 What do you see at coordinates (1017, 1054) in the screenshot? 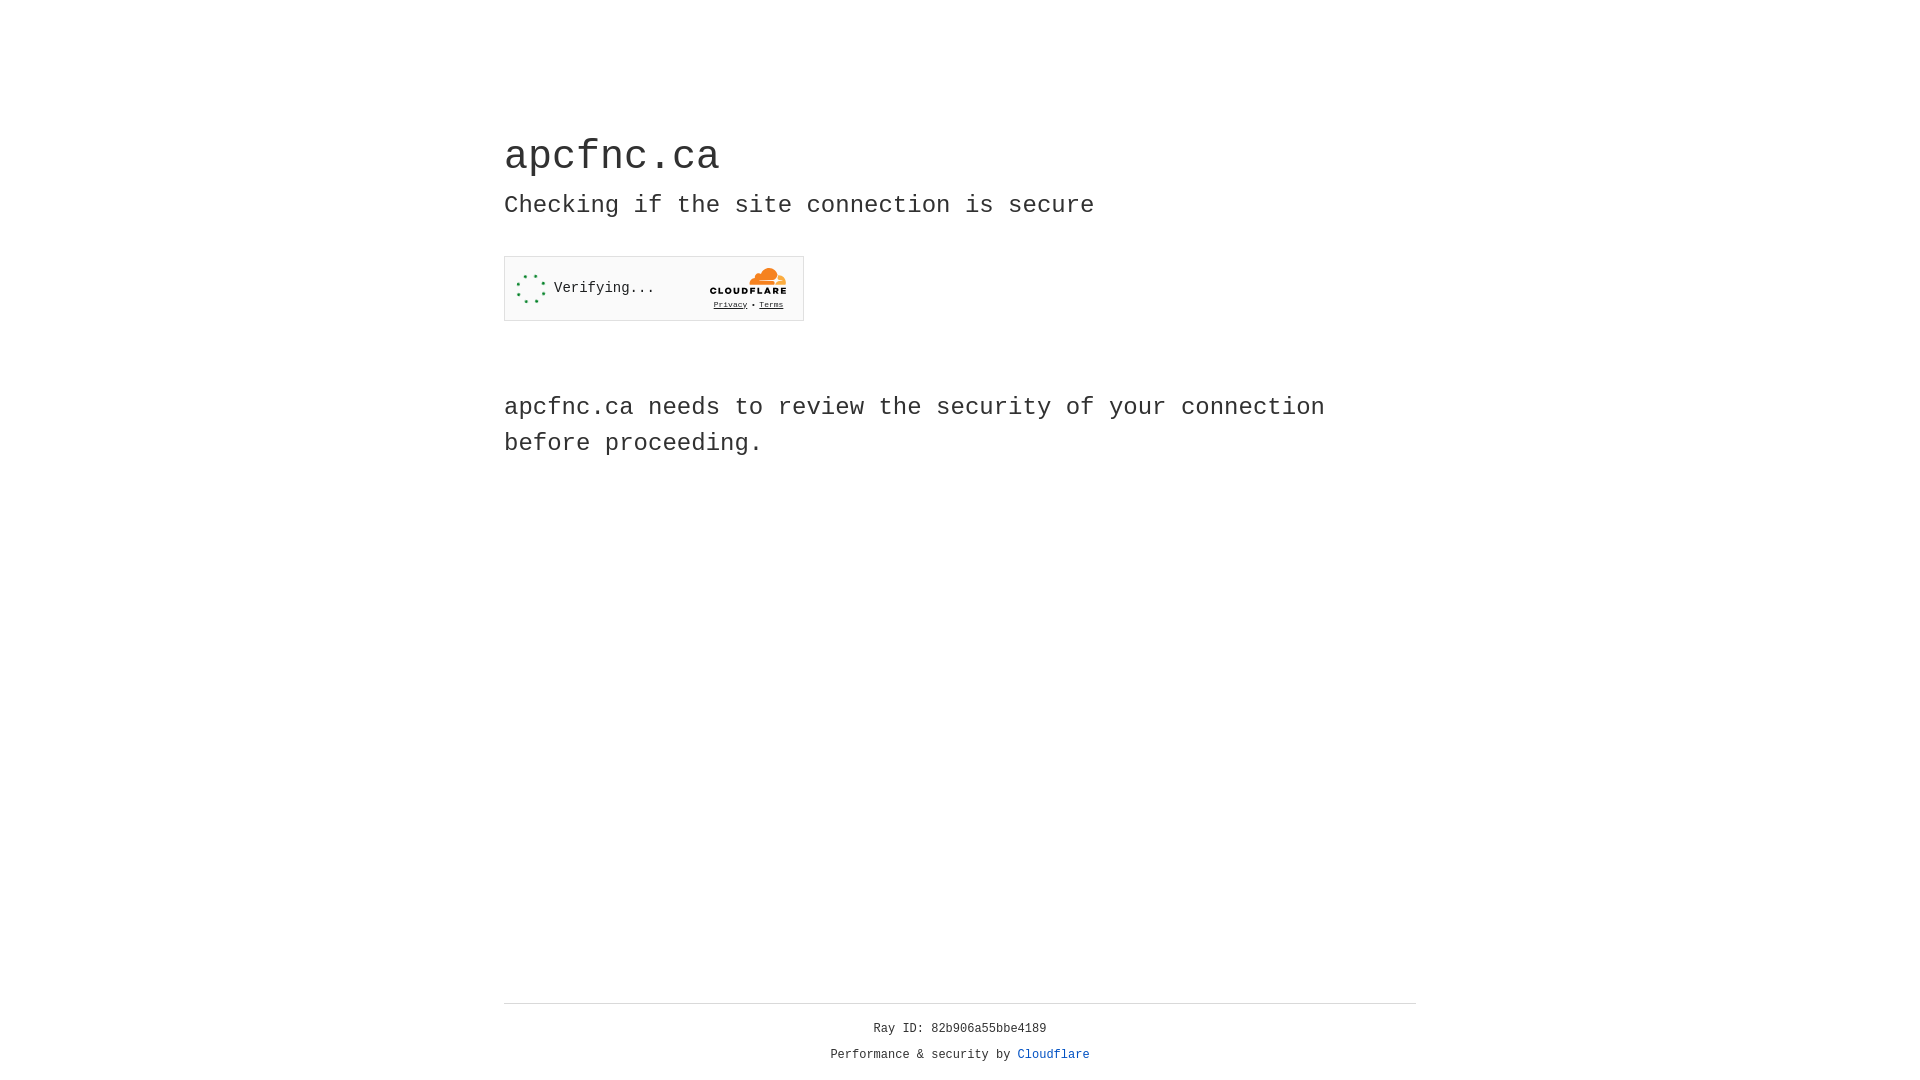
I see `'Cloudflare'` at bounding box center [1017, 1054].